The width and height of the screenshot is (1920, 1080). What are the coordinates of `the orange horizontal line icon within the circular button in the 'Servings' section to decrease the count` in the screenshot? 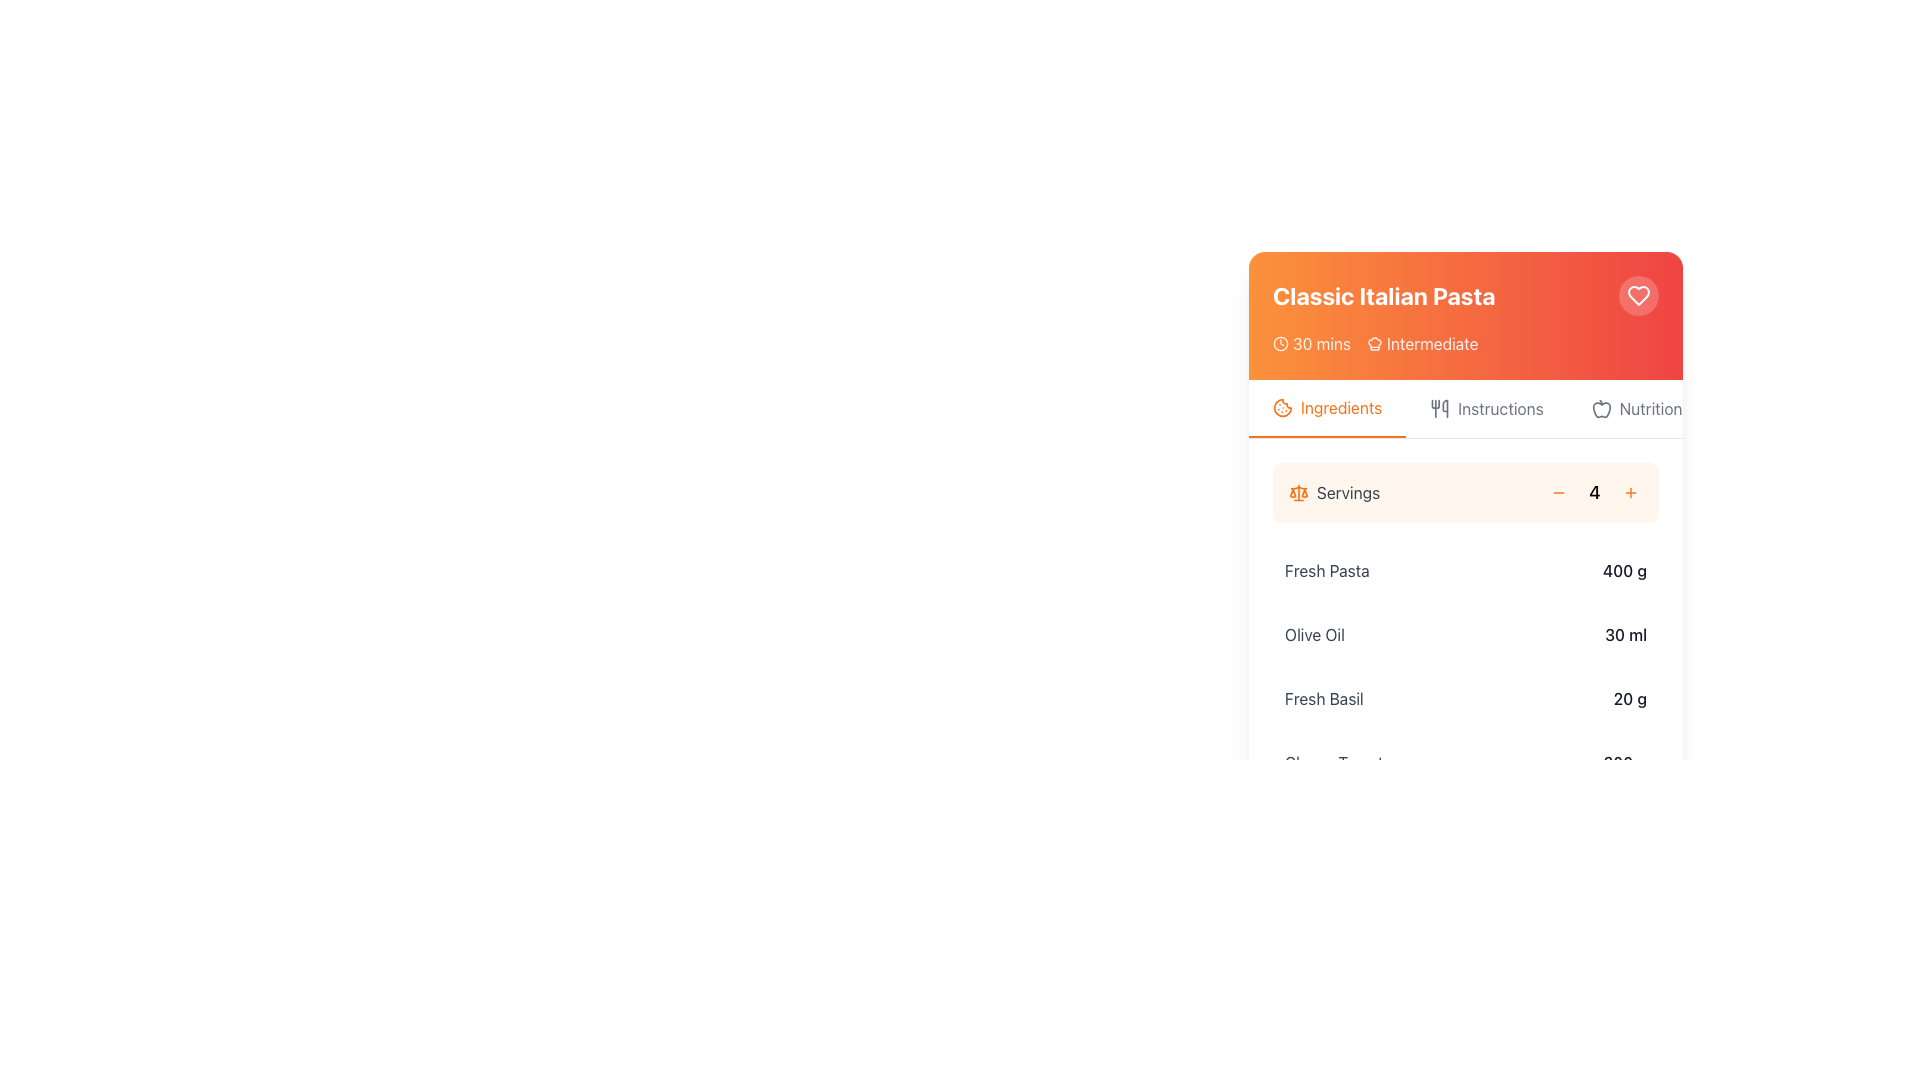 It's located at (1558, 493).